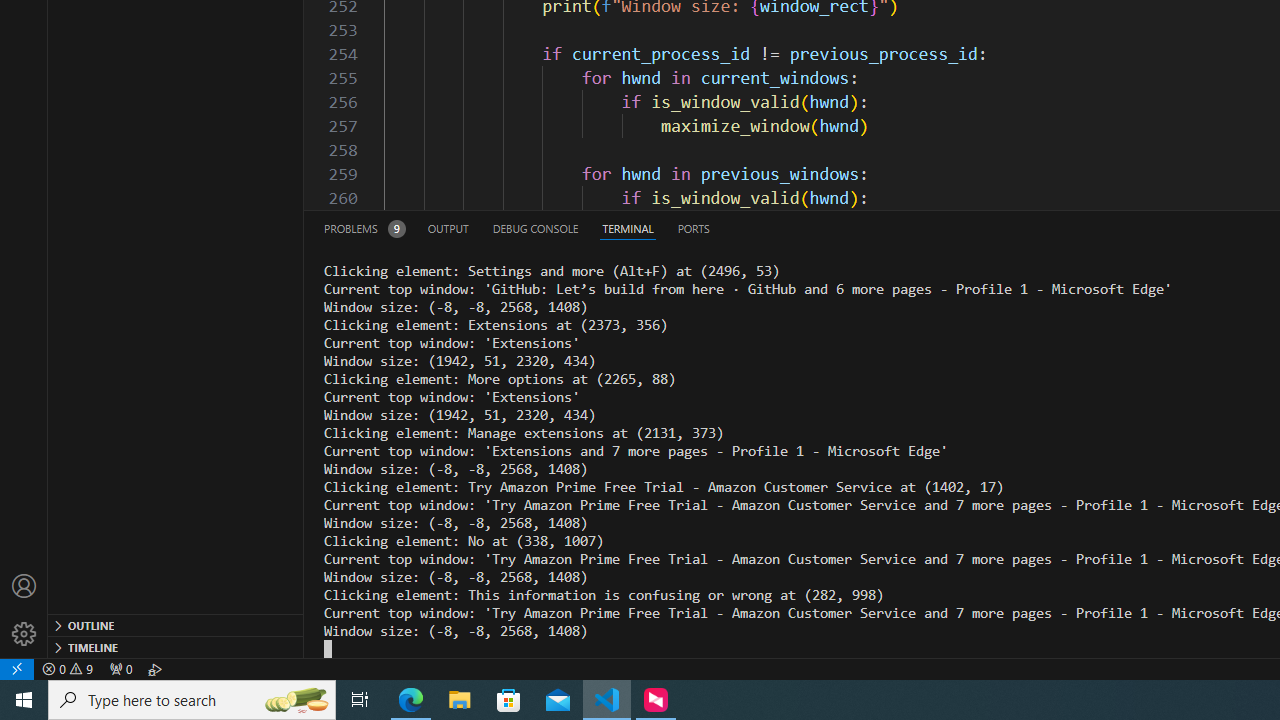  Describe the element at coordinates (447, 227) in the screenshot. I see `'Output (Ctrl+Shift+U)'` at that location.